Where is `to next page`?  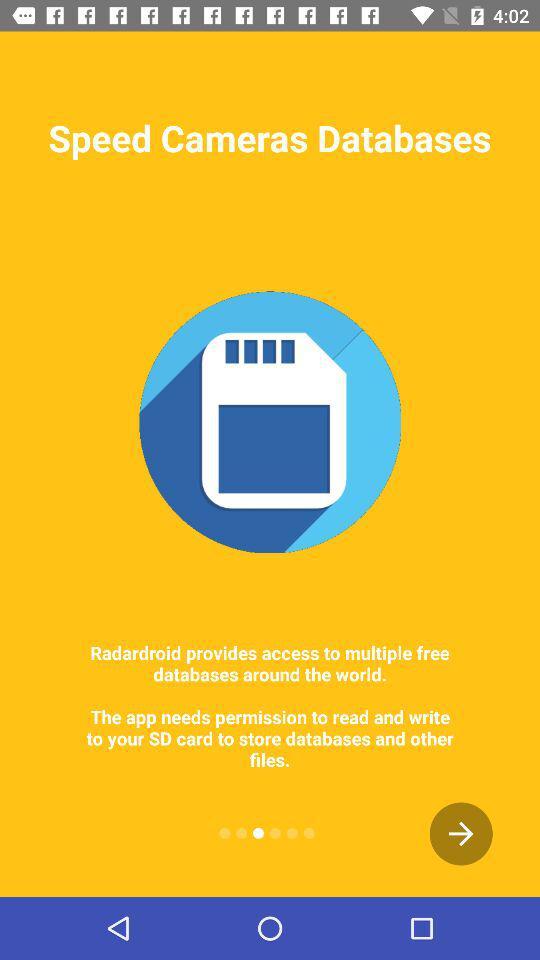 to next page is located at coordinates (461, 833).